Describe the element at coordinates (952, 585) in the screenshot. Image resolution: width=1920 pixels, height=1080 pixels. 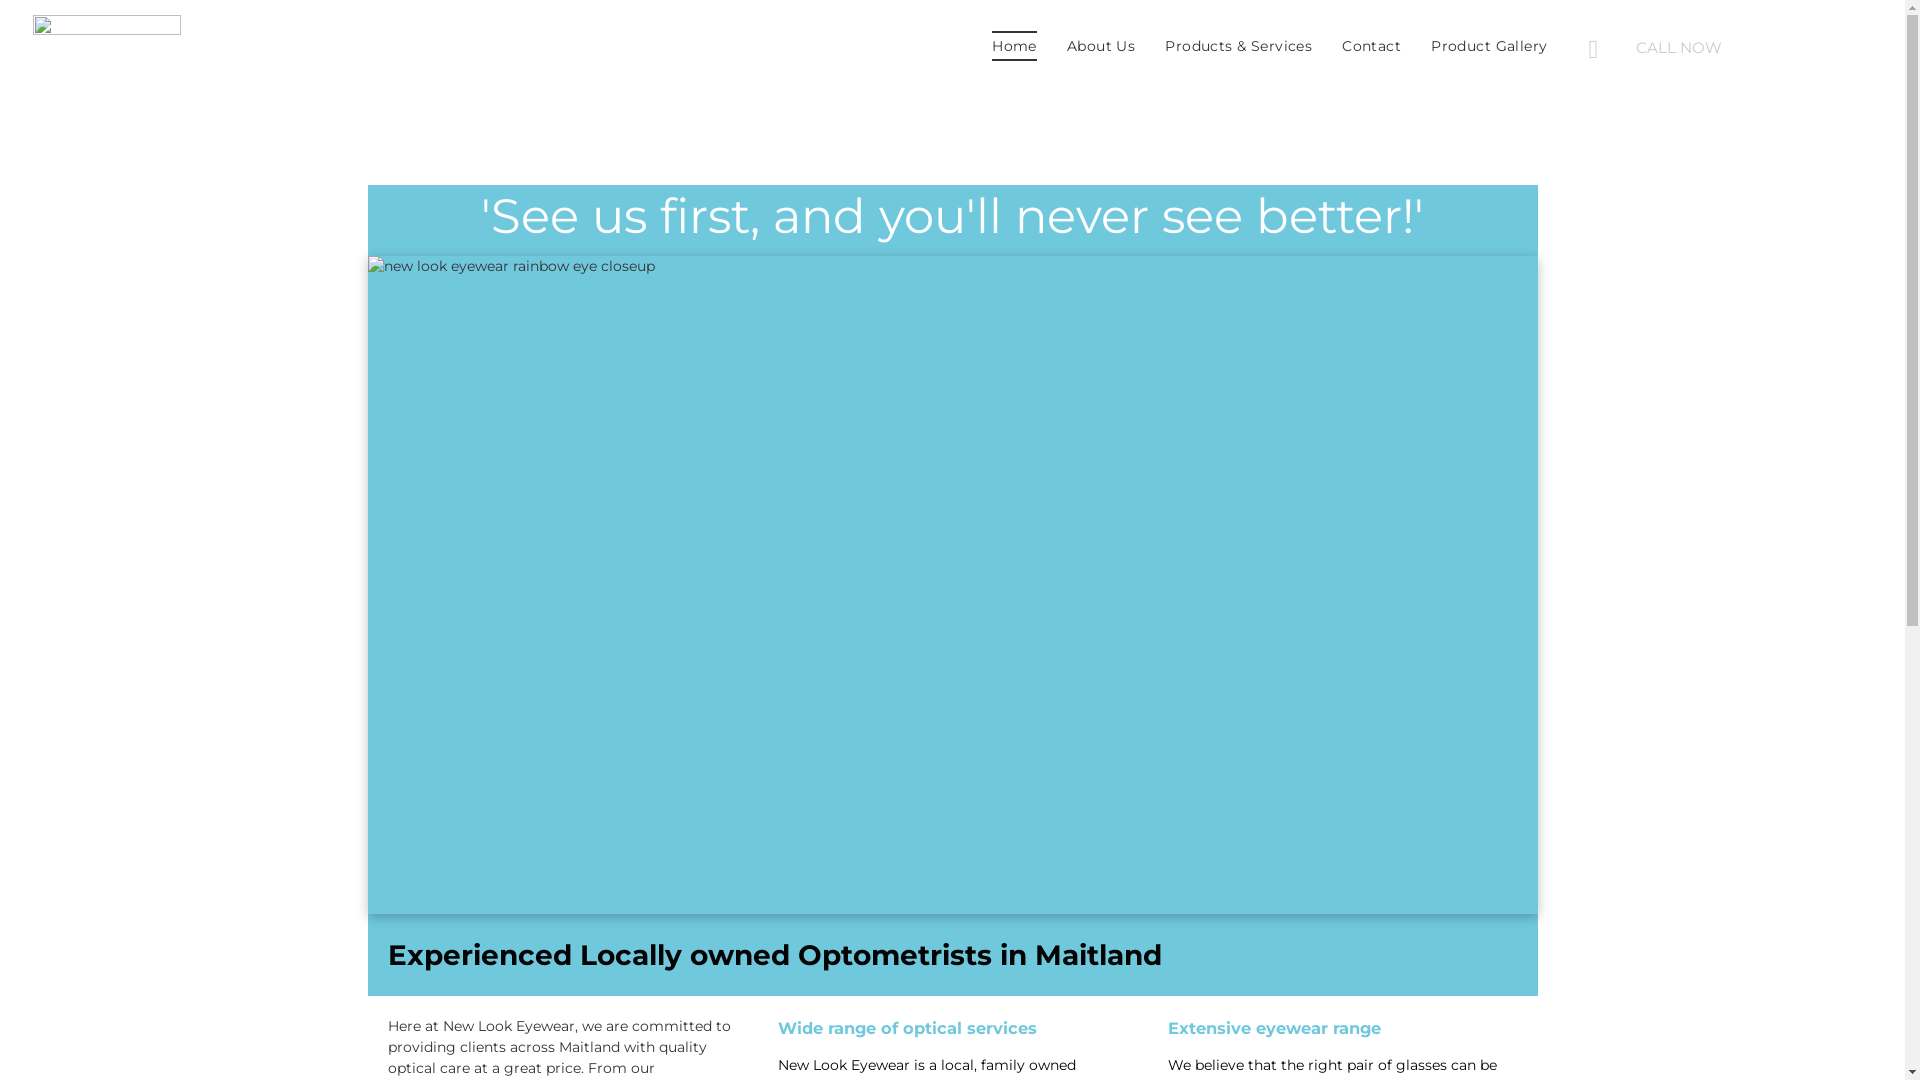
I see `'new look eyewear rainbow eye closeup'` at that location.